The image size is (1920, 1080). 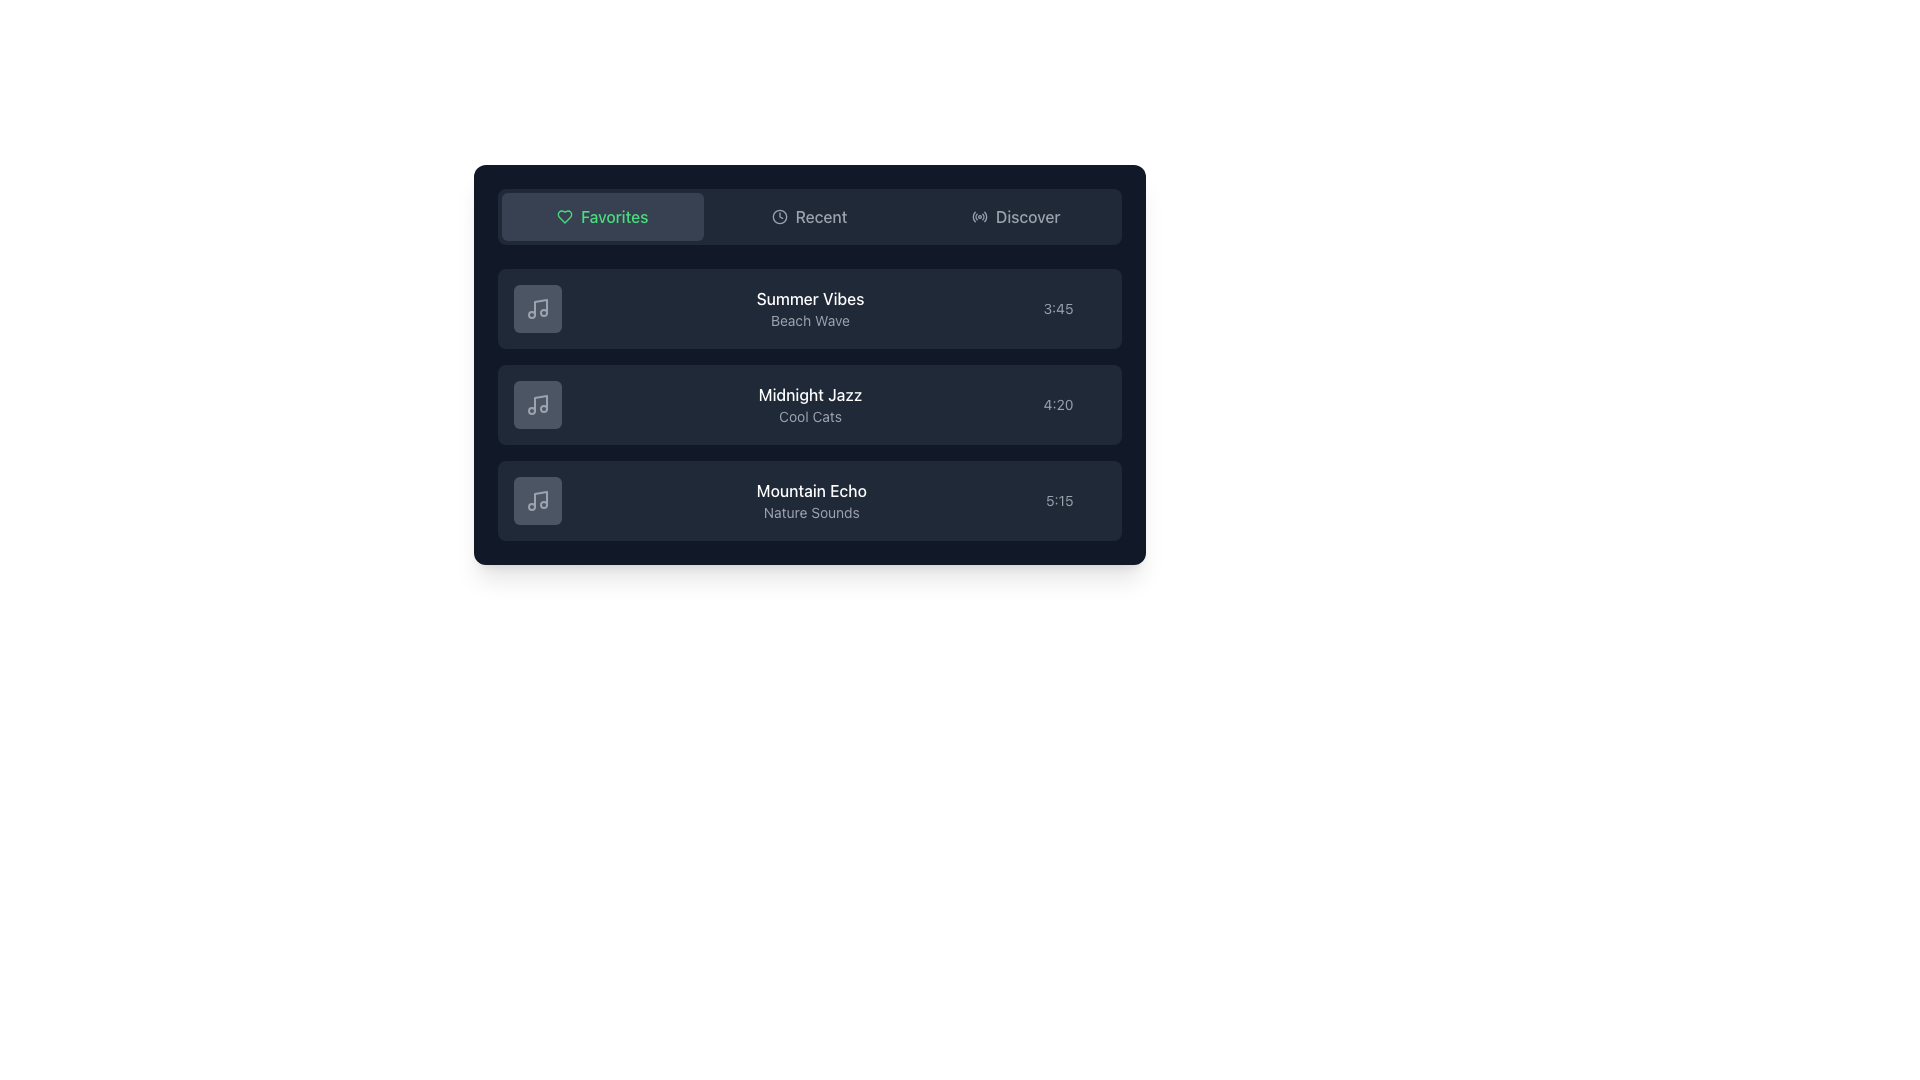 What do you see at coordinates (537, 308) in the screenshot?
I see `the music-related icon representing 'Summer Vibes' in the vertical list` at bounding box center [537, 308].